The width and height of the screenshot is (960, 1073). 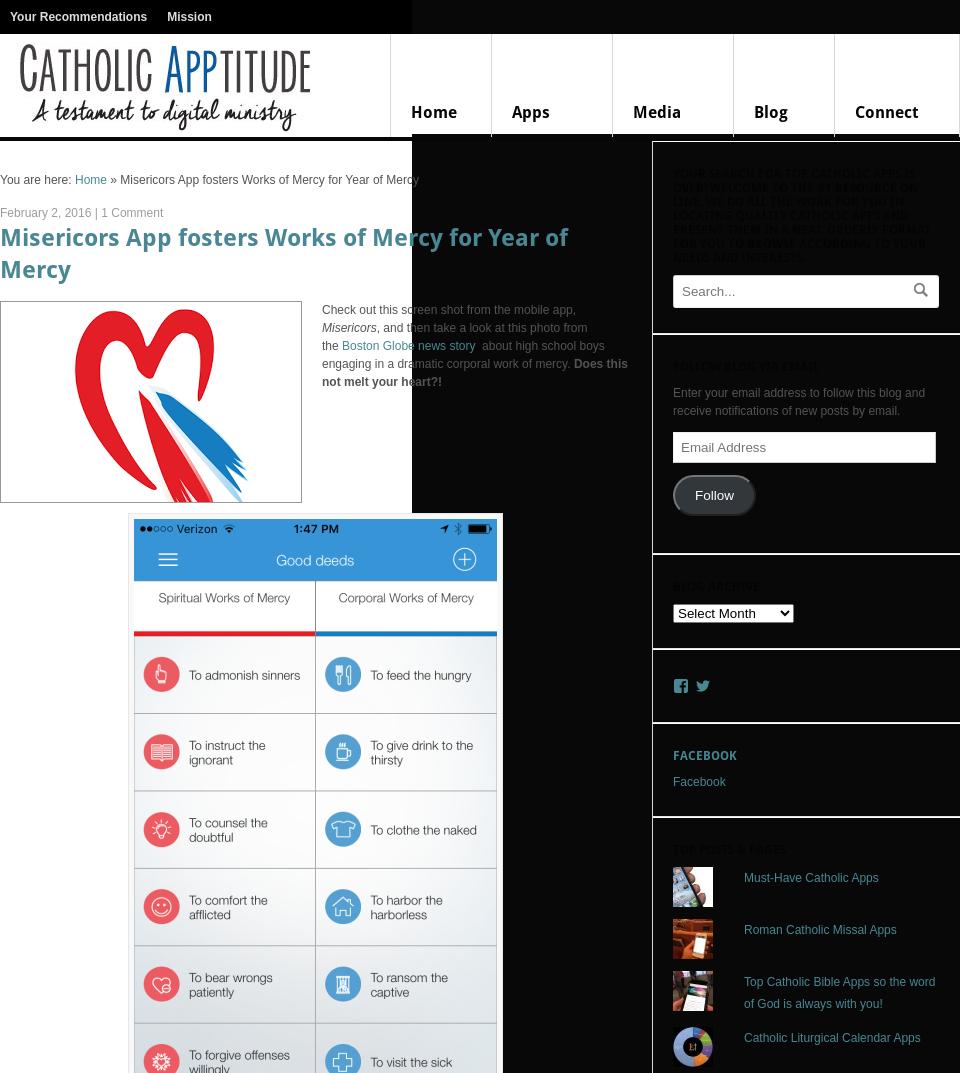 What do you see at coordinates (672, 215) in the screenshot?
I see `'Your search for top Catholic apps is over! Welcome to the #1 resource on line. we do all the work for you in locating quality Catholic apps and present them in a neat, orderly format for you to browse according to your needs and interests.'` at bounding box center [672, 215].